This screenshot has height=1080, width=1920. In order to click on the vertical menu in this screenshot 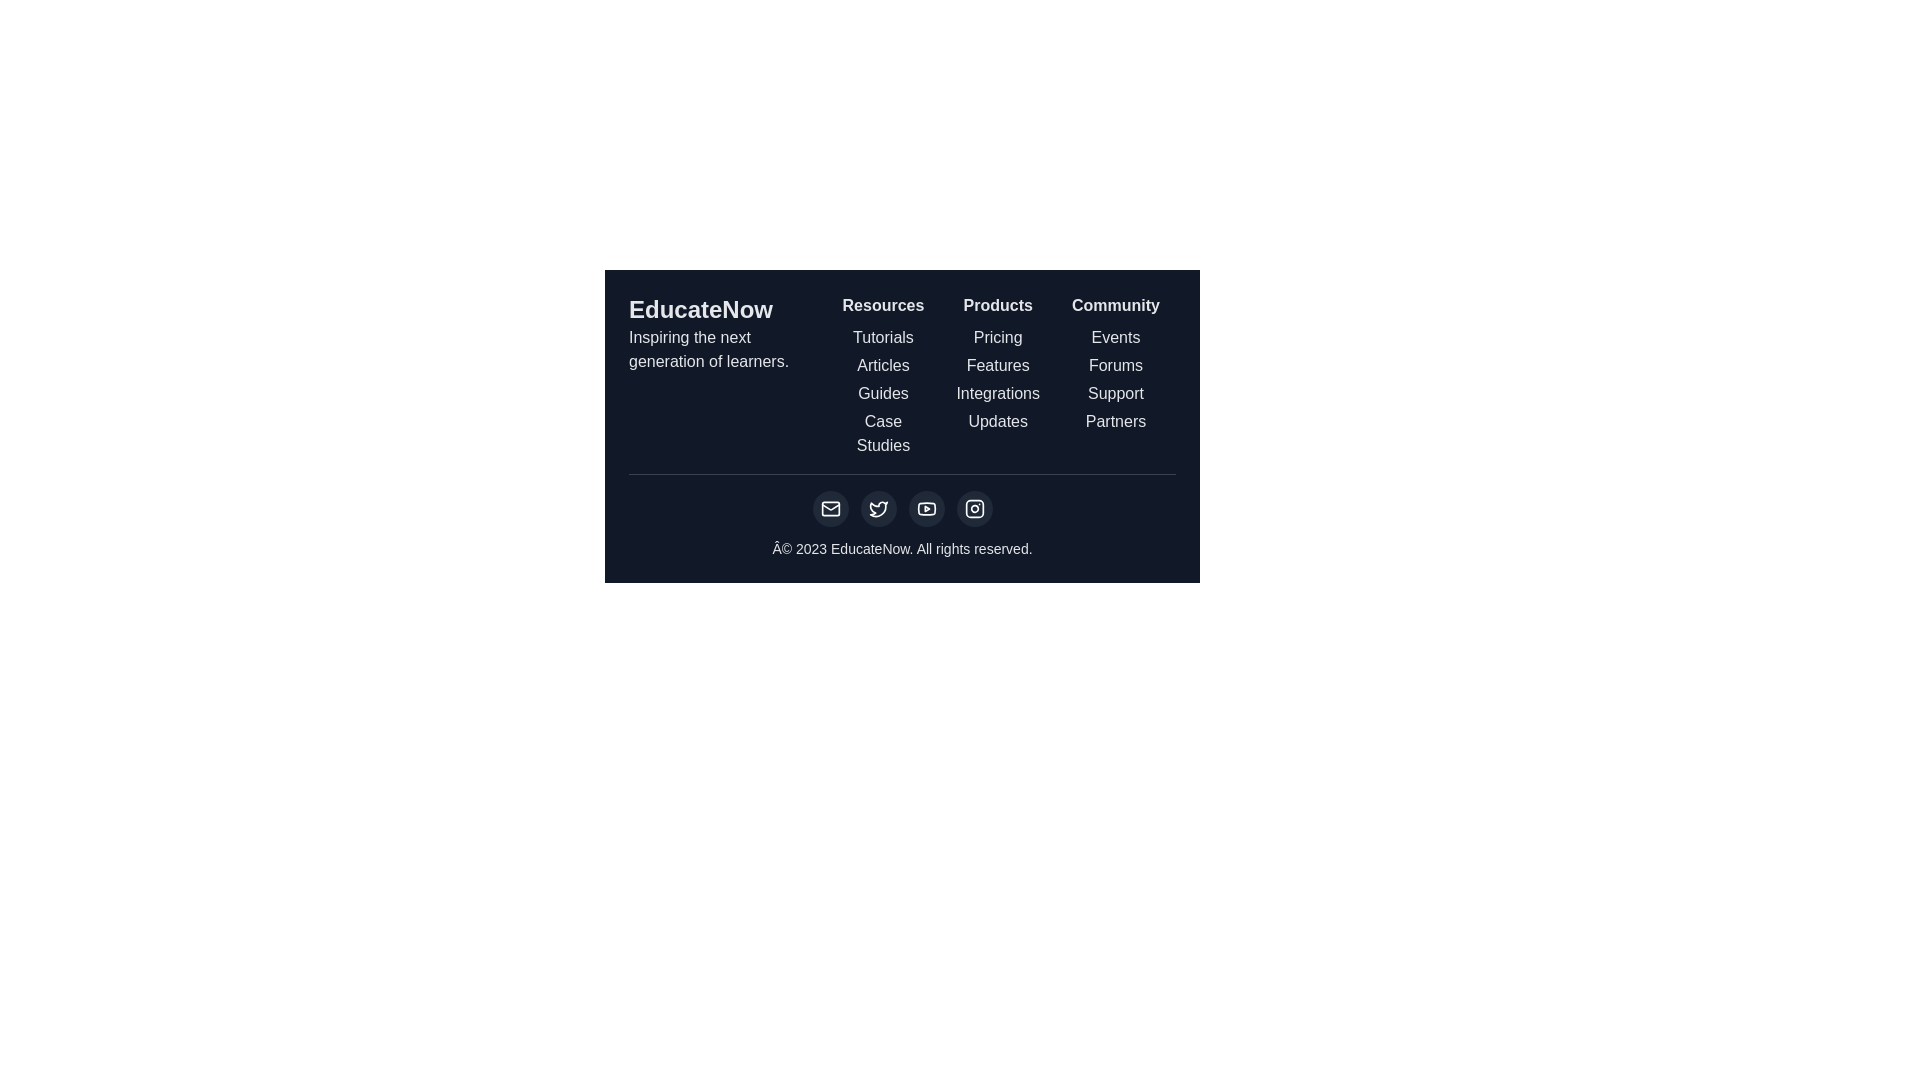, I will do `click(998, 380)`.